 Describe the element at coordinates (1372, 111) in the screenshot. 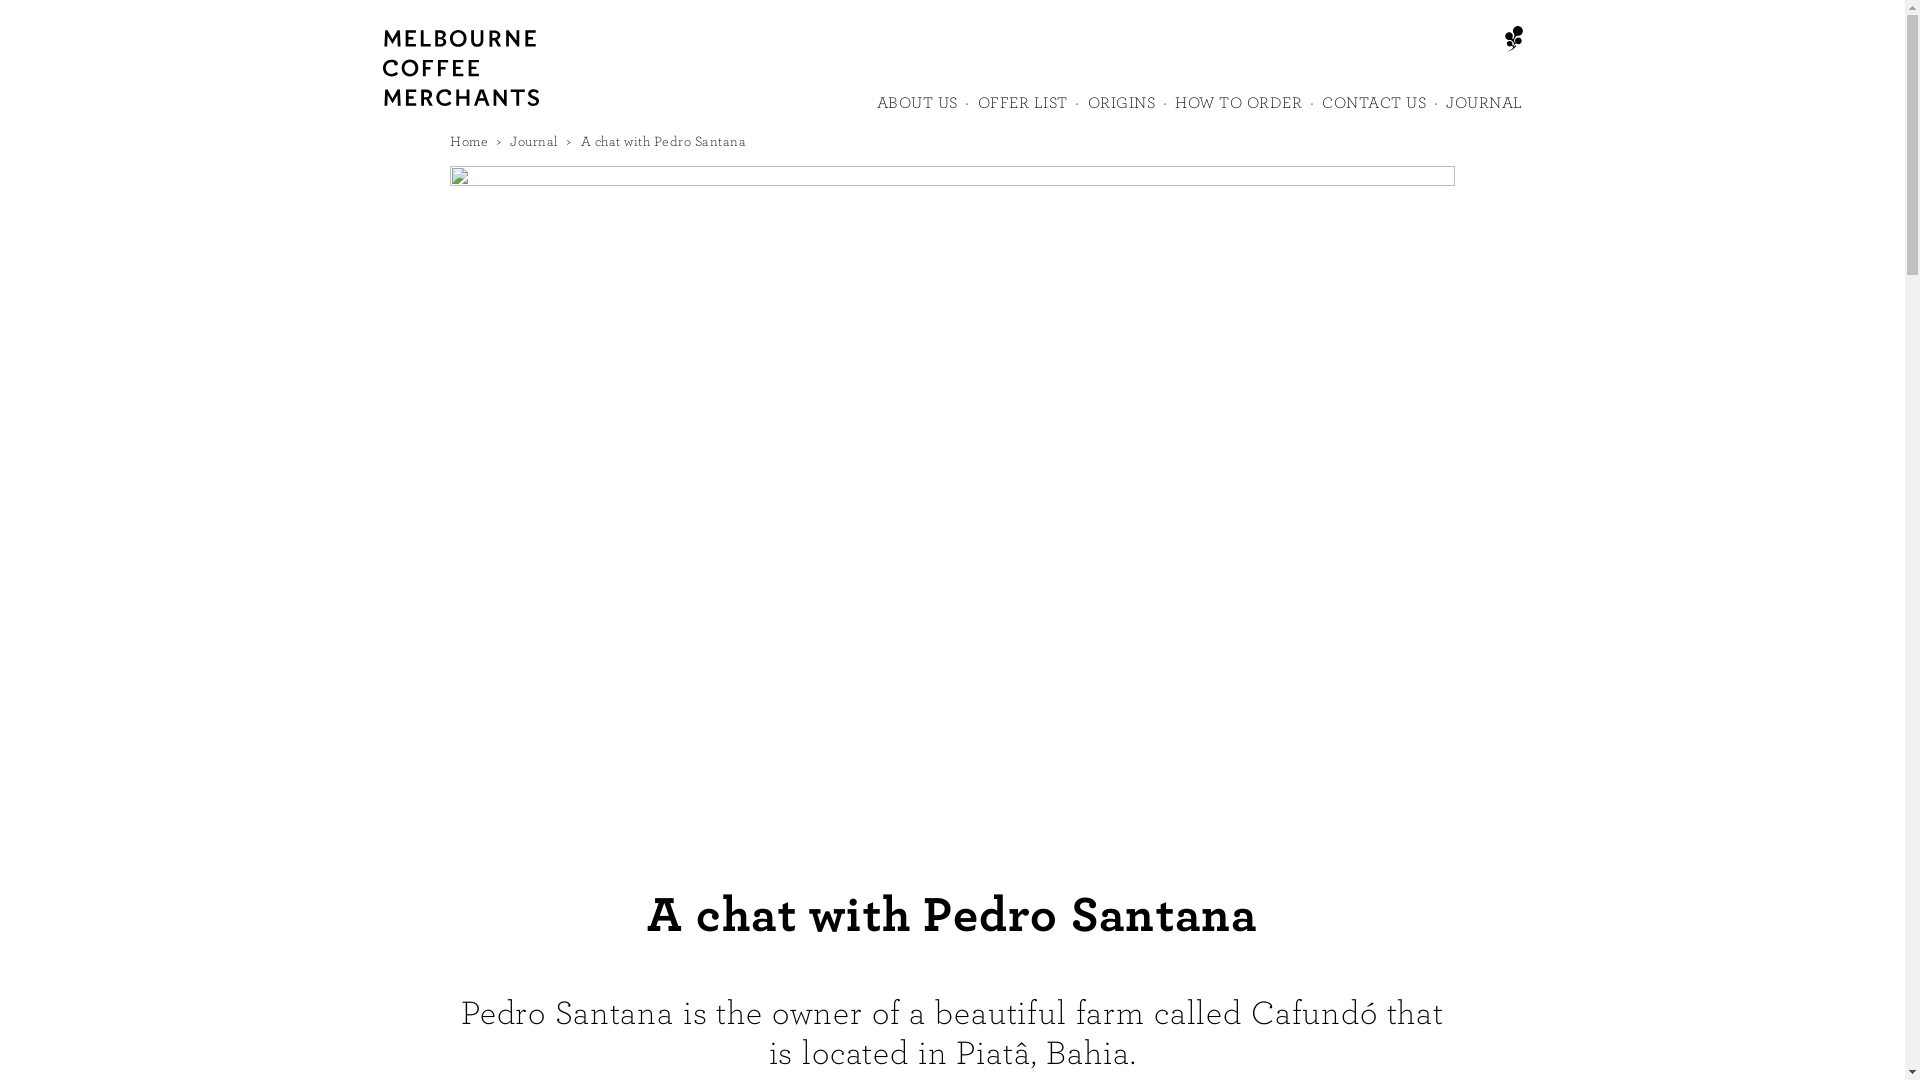

I see `'CONTACT US'` at that location.